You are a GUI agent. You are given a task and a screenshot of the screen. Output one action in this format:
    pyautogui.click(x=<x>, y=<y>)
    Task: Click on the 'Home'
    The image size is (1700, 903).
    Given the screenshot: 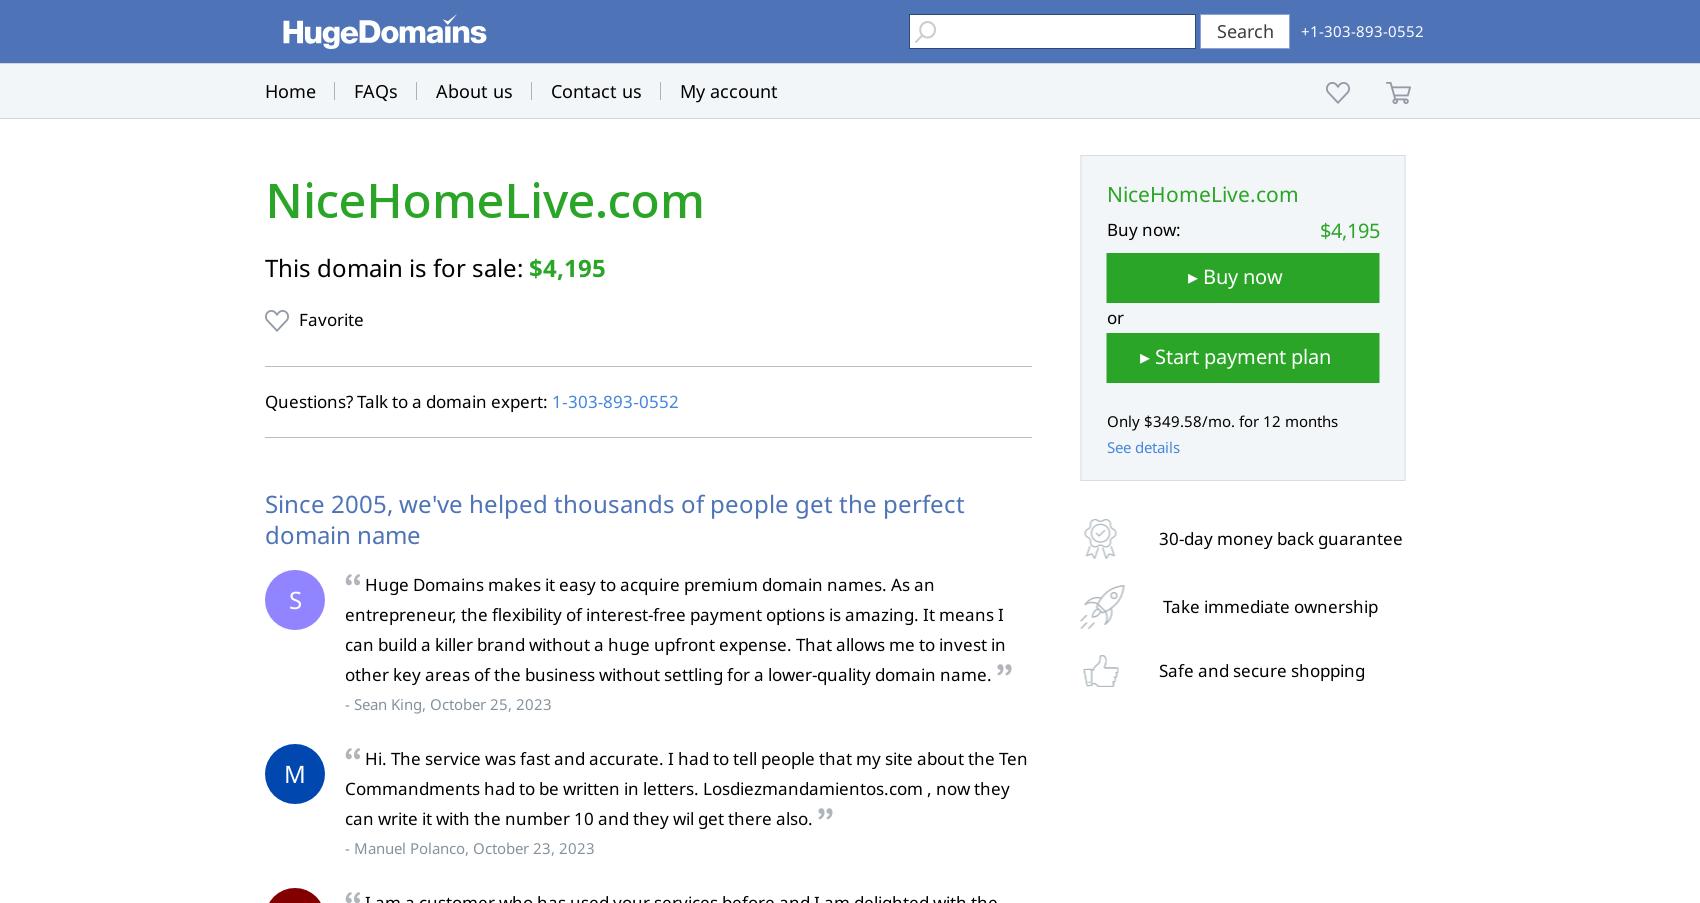 What is the action you would take?
    pyautogui.click(x=290, y=91)
    